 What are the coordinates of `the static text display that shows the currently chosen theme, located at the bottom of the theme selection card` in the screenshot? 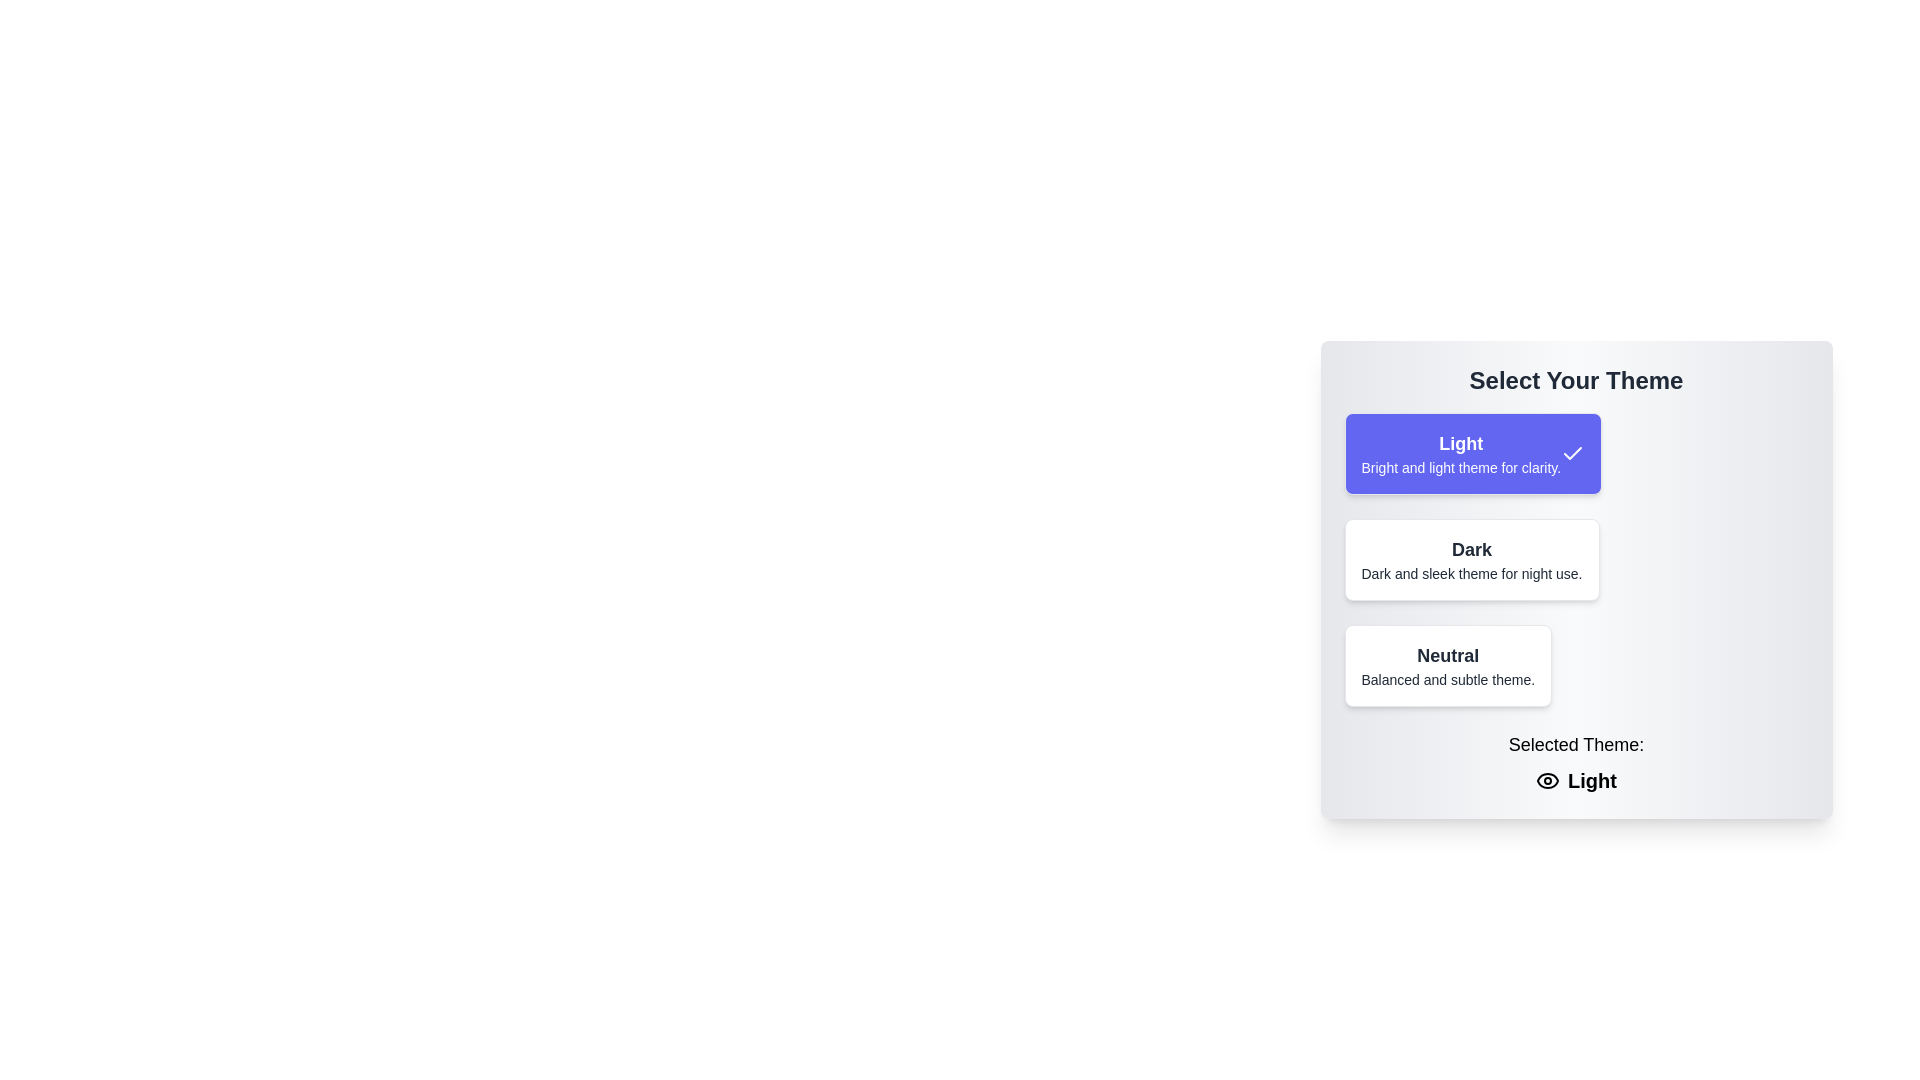 It's located at (1575, 763).